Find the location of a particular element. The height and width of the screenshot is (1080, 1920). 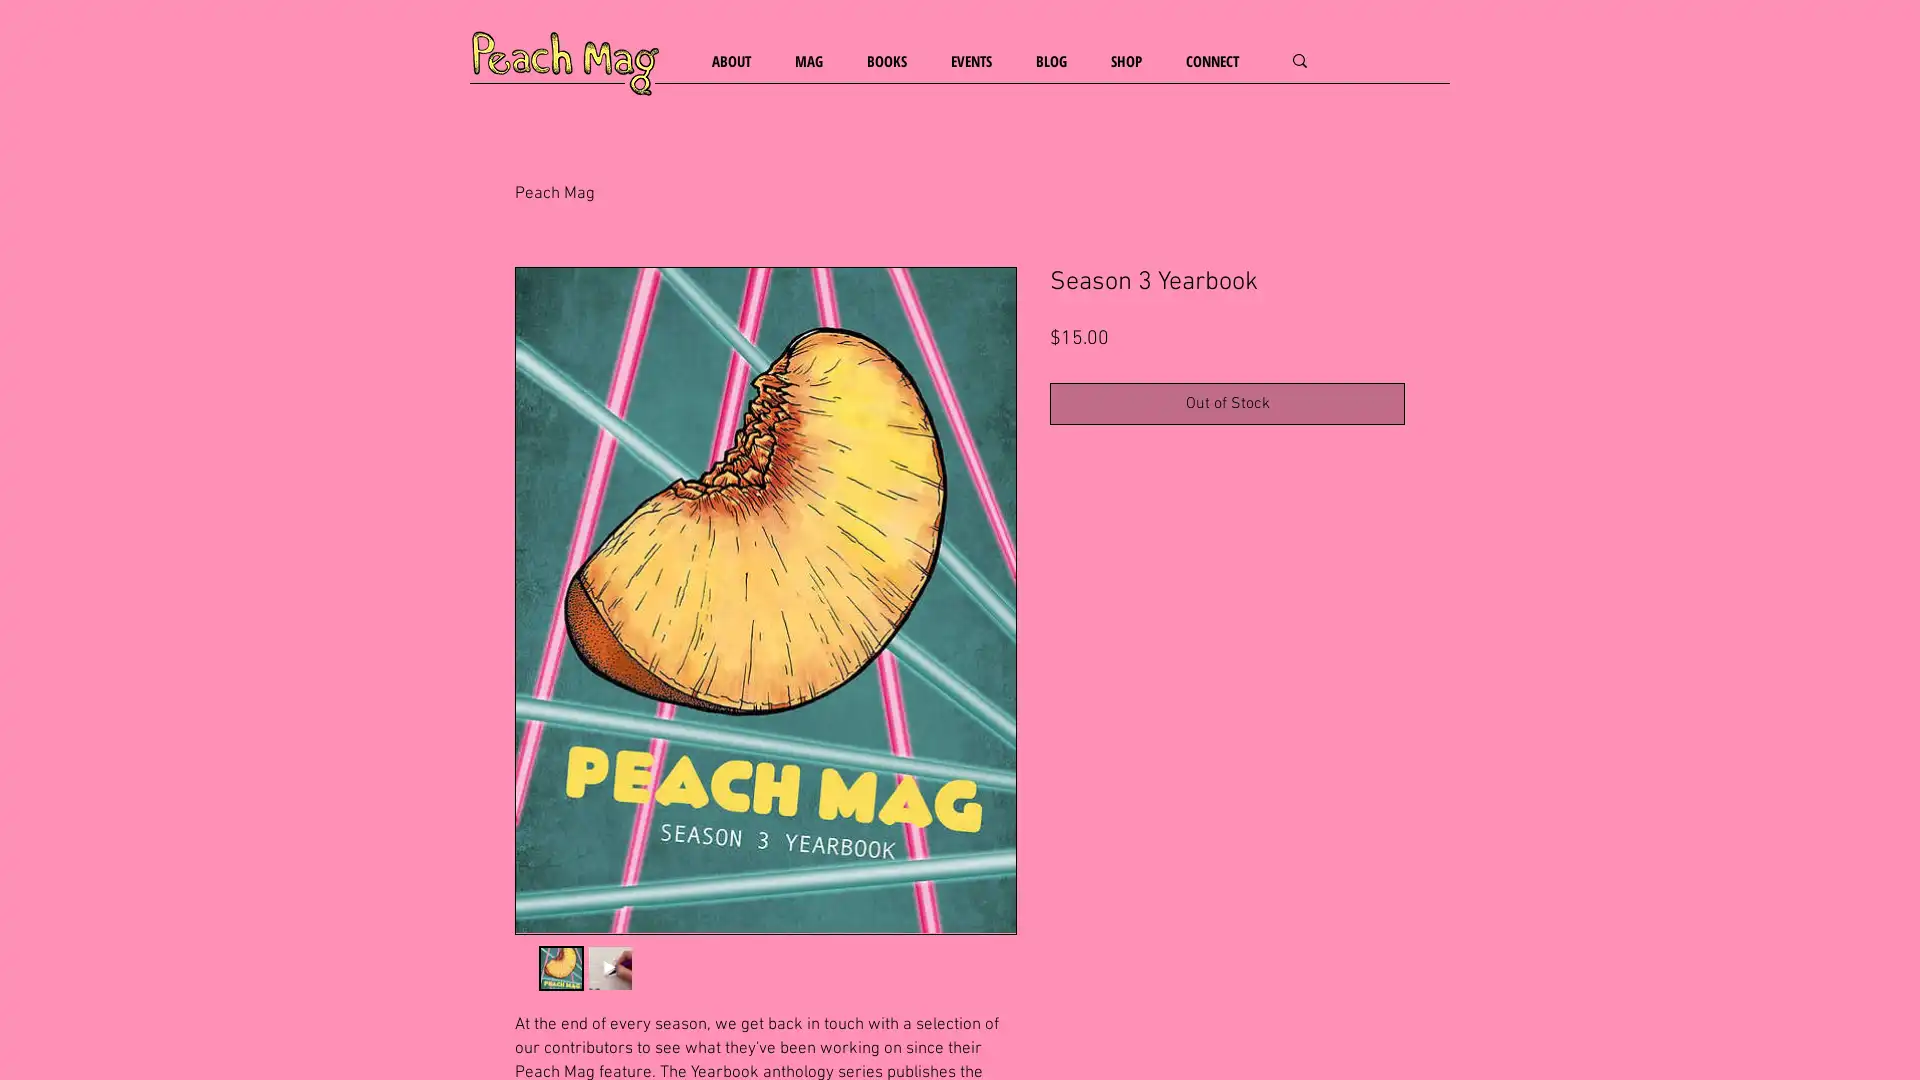

Thumbnail: Season 3 Yearbook is located at coordinates (608, 967).